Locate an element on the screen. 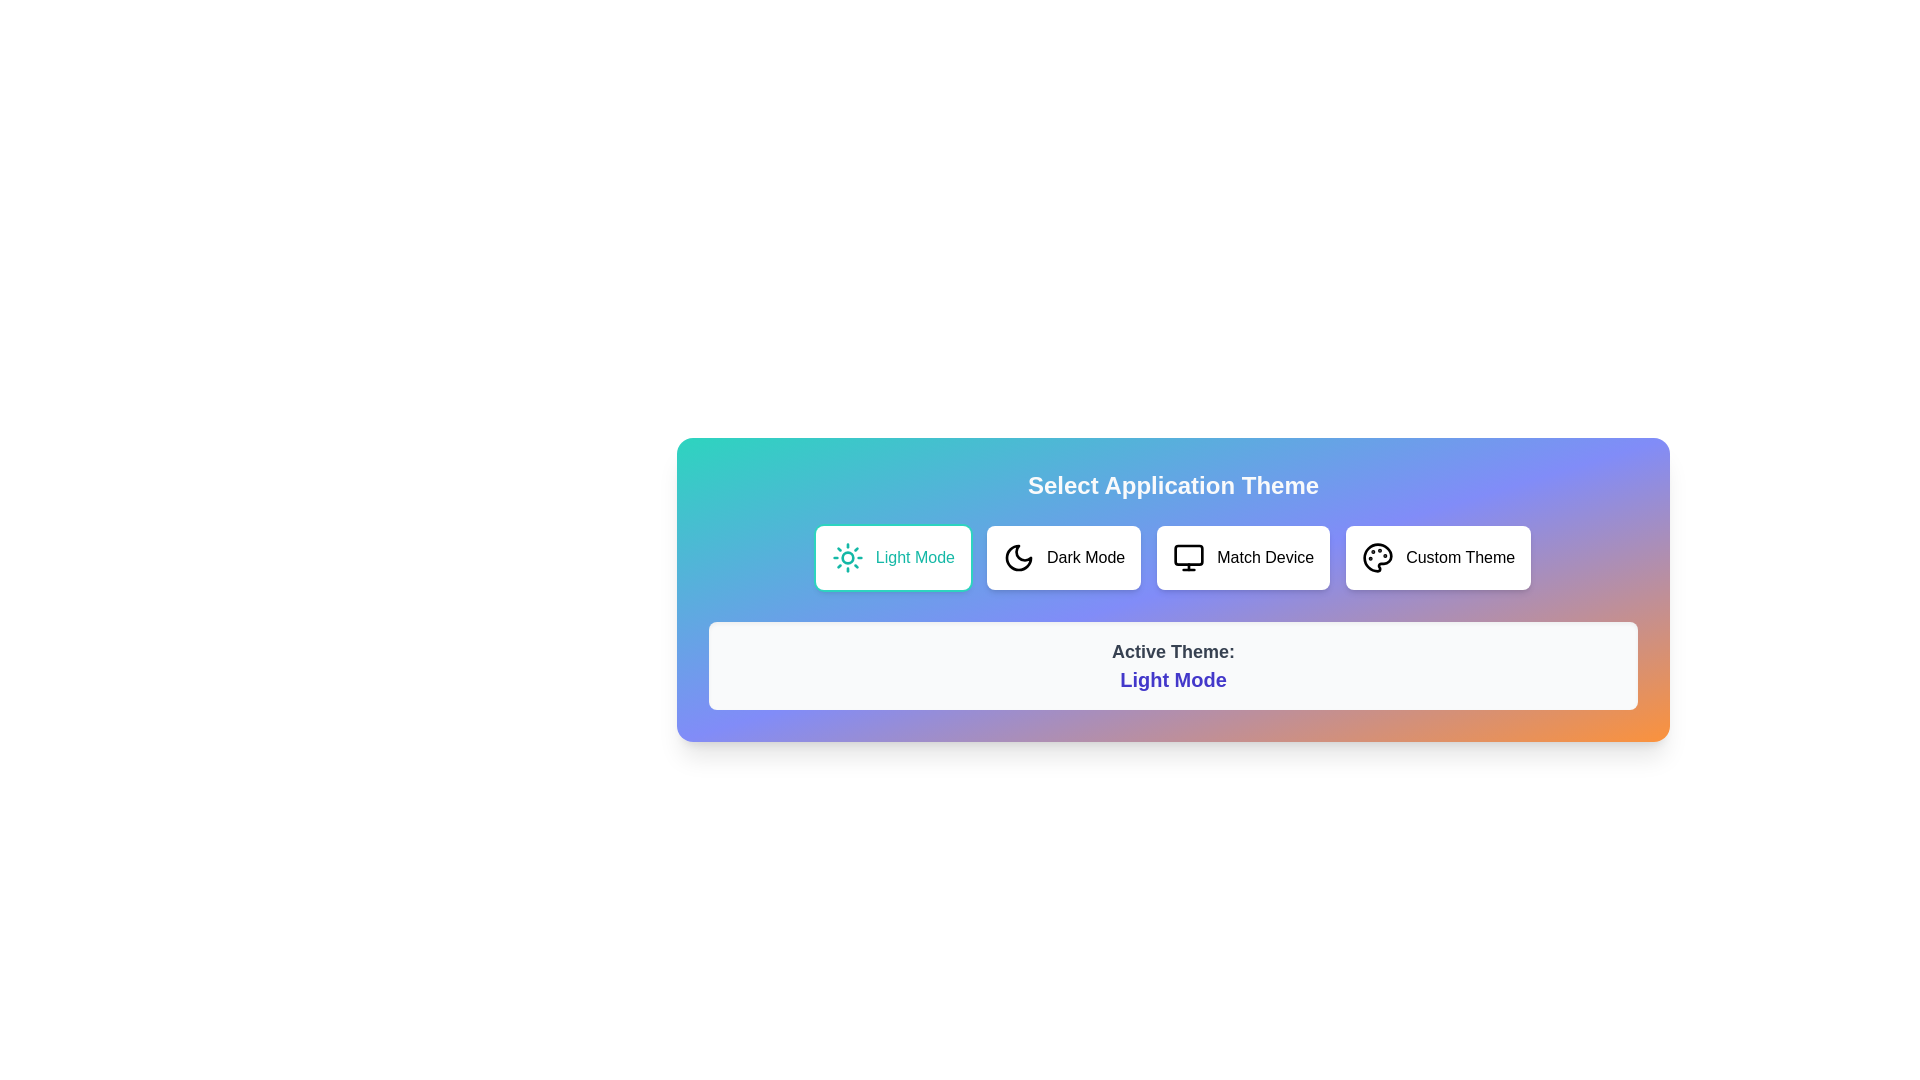 The height and width of the screenshot is (1080, 1920). the theme button Match Device to preview its hover effect is located at coordinates (1242, 558).